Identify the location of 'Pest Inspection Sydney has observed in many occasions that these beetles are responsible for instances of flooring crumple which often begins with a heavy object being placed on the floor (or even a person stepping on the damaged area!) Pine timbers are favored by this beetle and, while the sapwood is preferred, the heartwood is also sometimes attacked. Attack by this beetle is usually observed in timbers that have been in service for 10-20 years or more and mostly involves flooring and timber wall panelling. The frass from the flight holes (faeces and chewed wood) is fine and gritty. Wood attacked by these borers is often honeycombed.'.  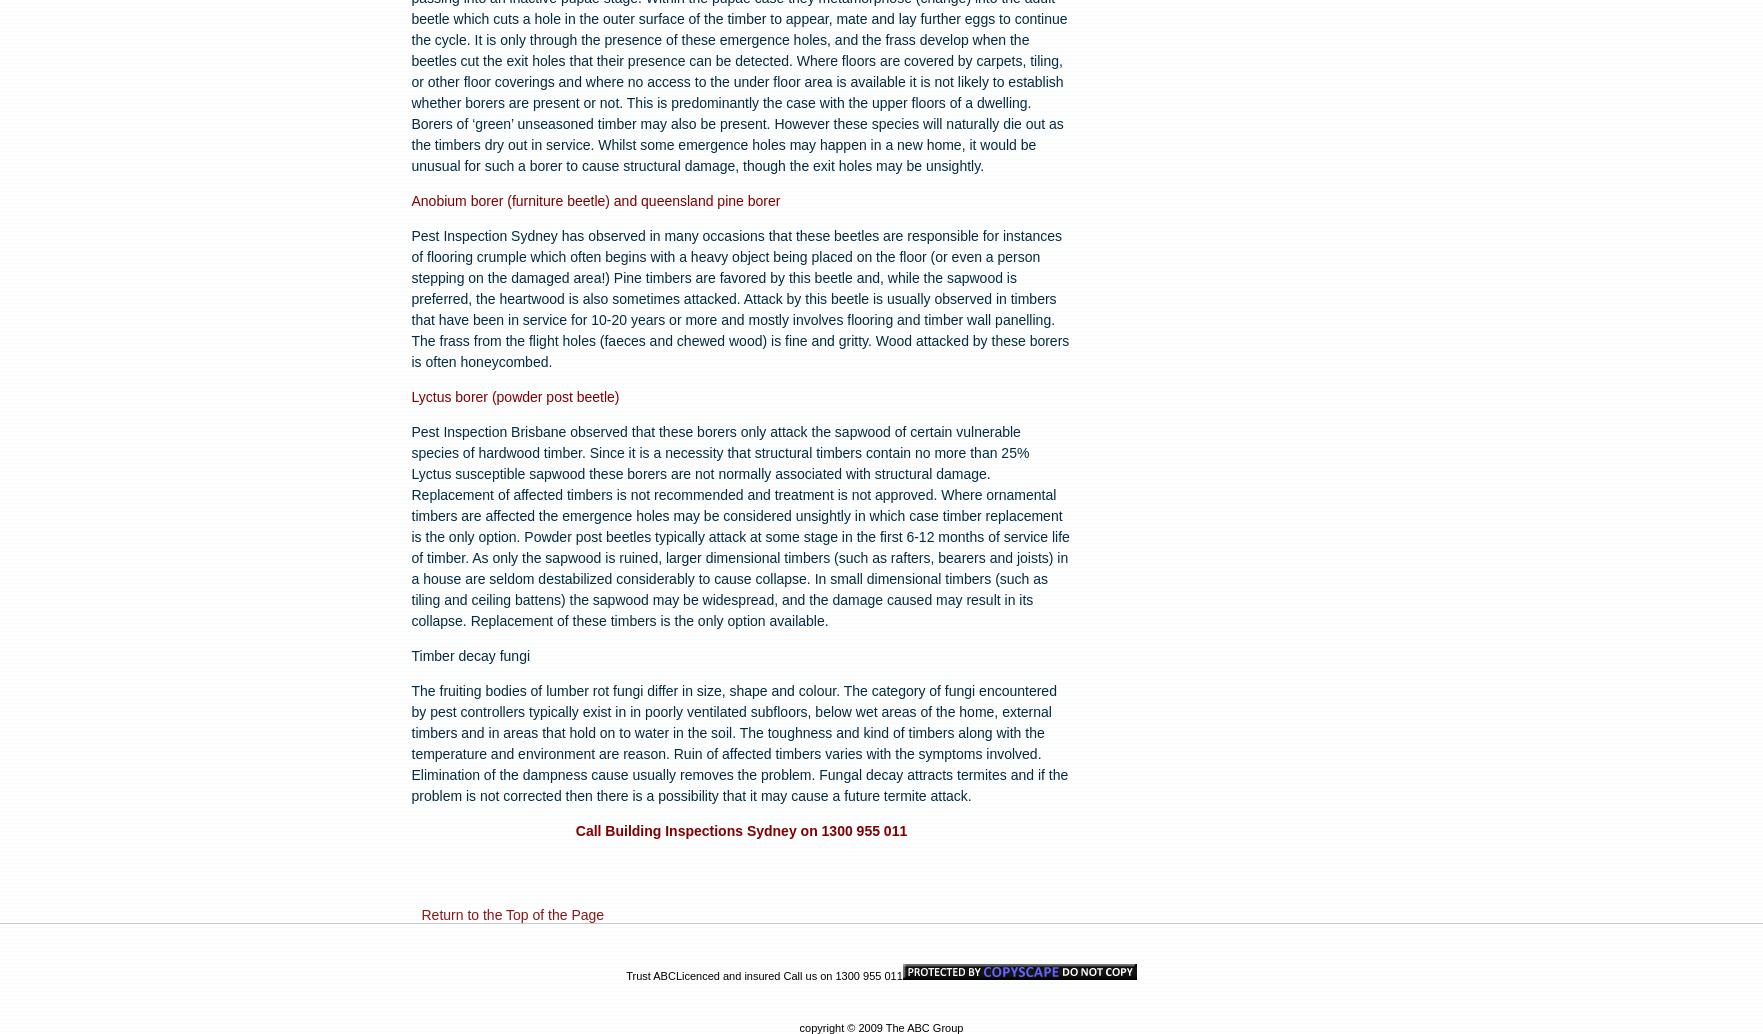
(739, 298).